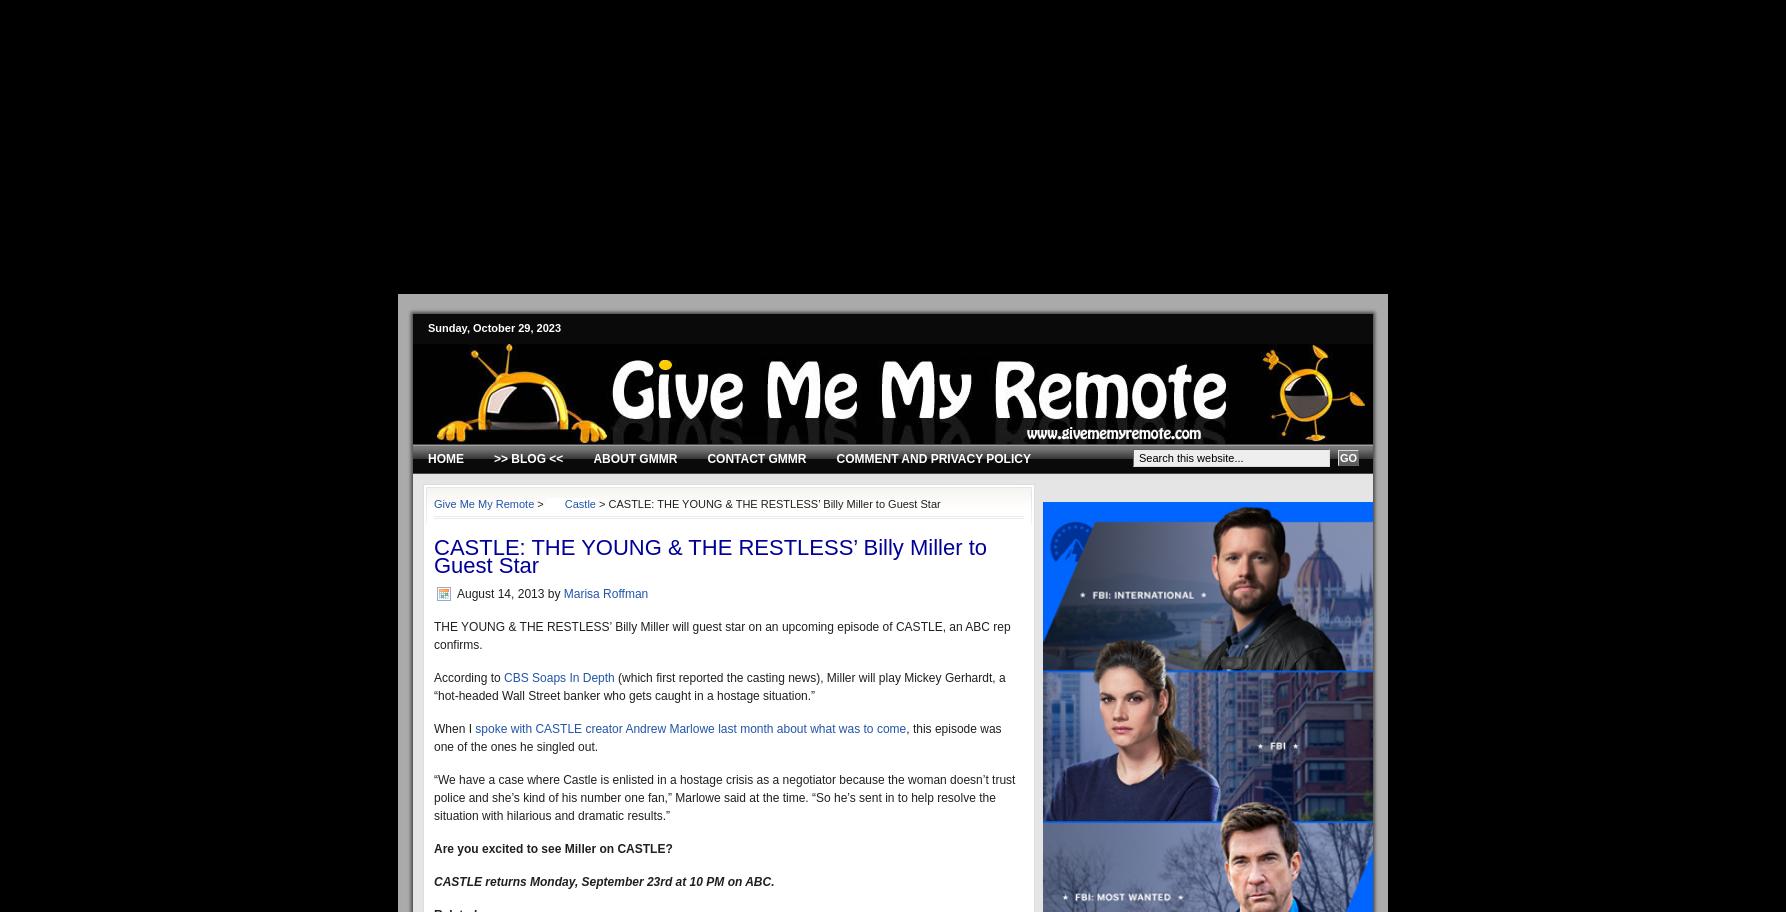  I want to click on 'Marisa Roffman', so click(561, 592).